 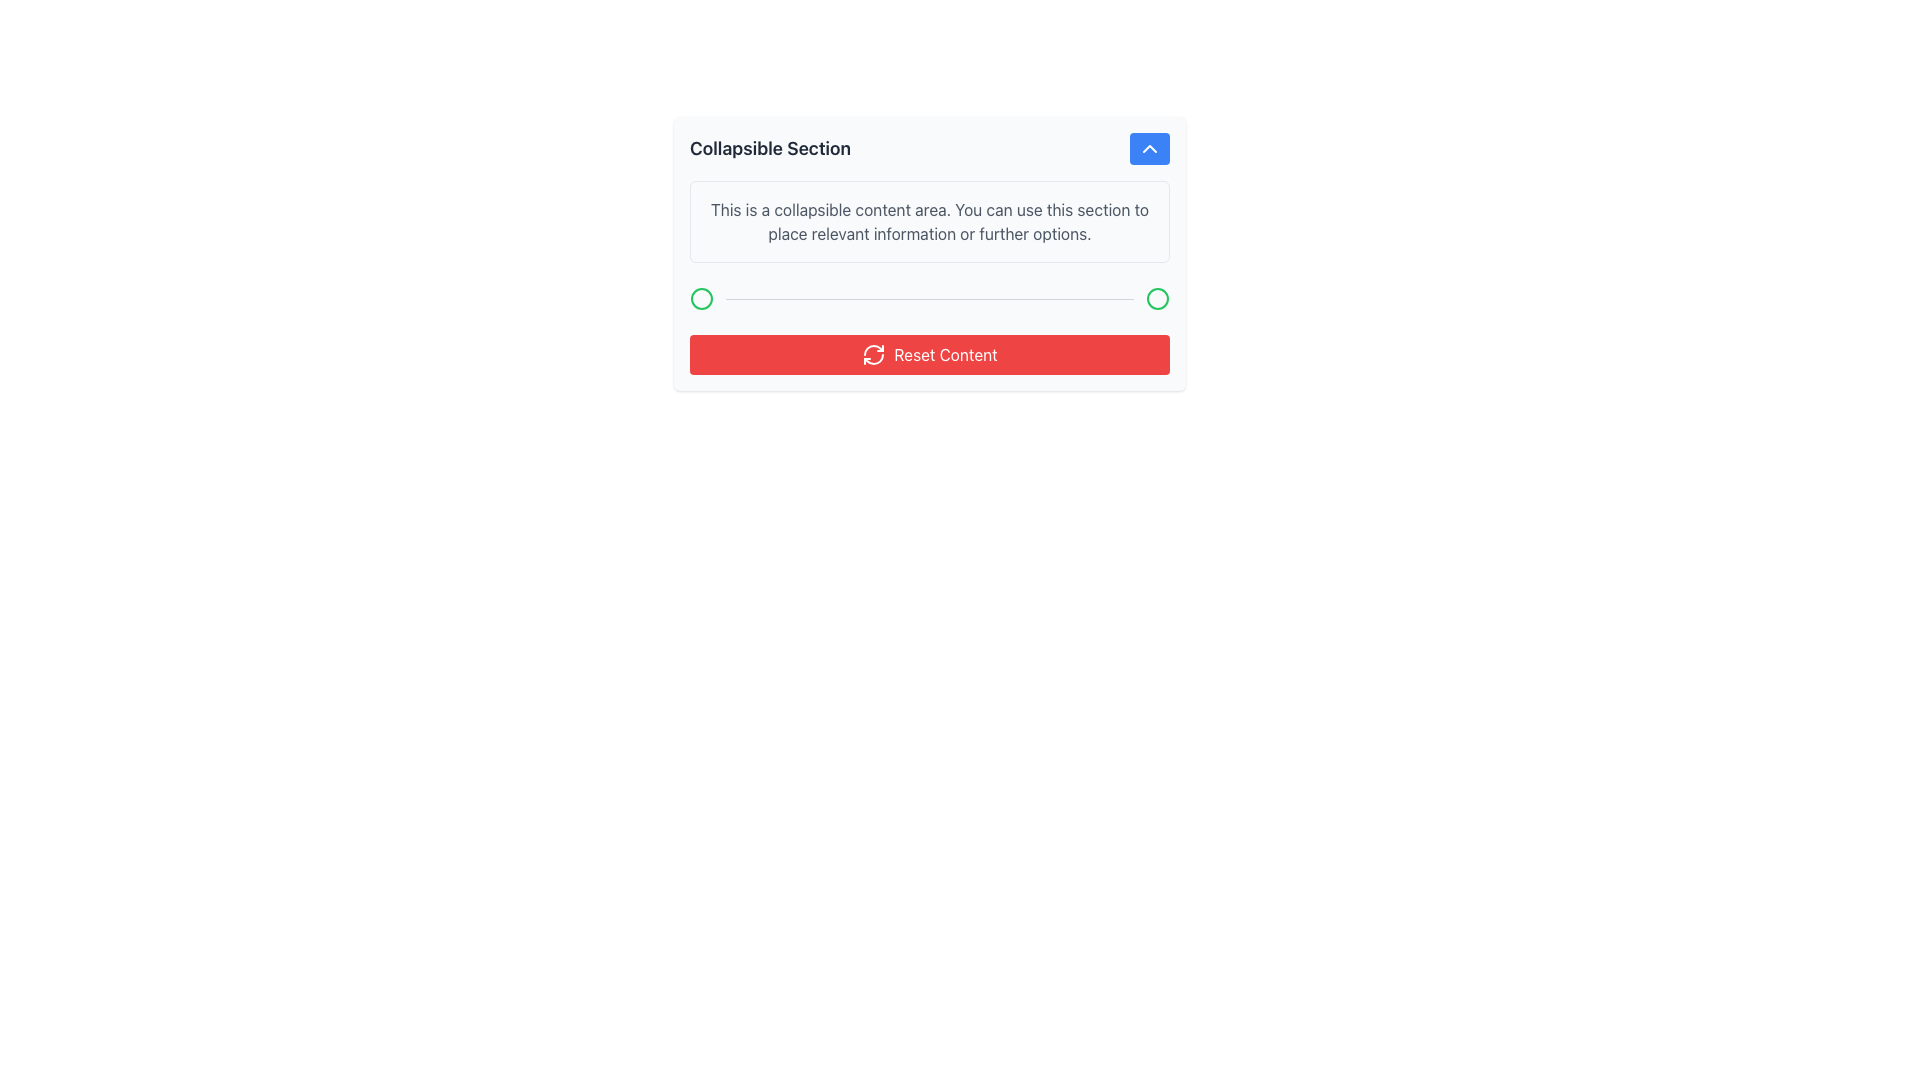 I want to click on the visual separator or progress bar located above the red 'Reset Content' button in the collapsible section, so click(x=929, y=299).